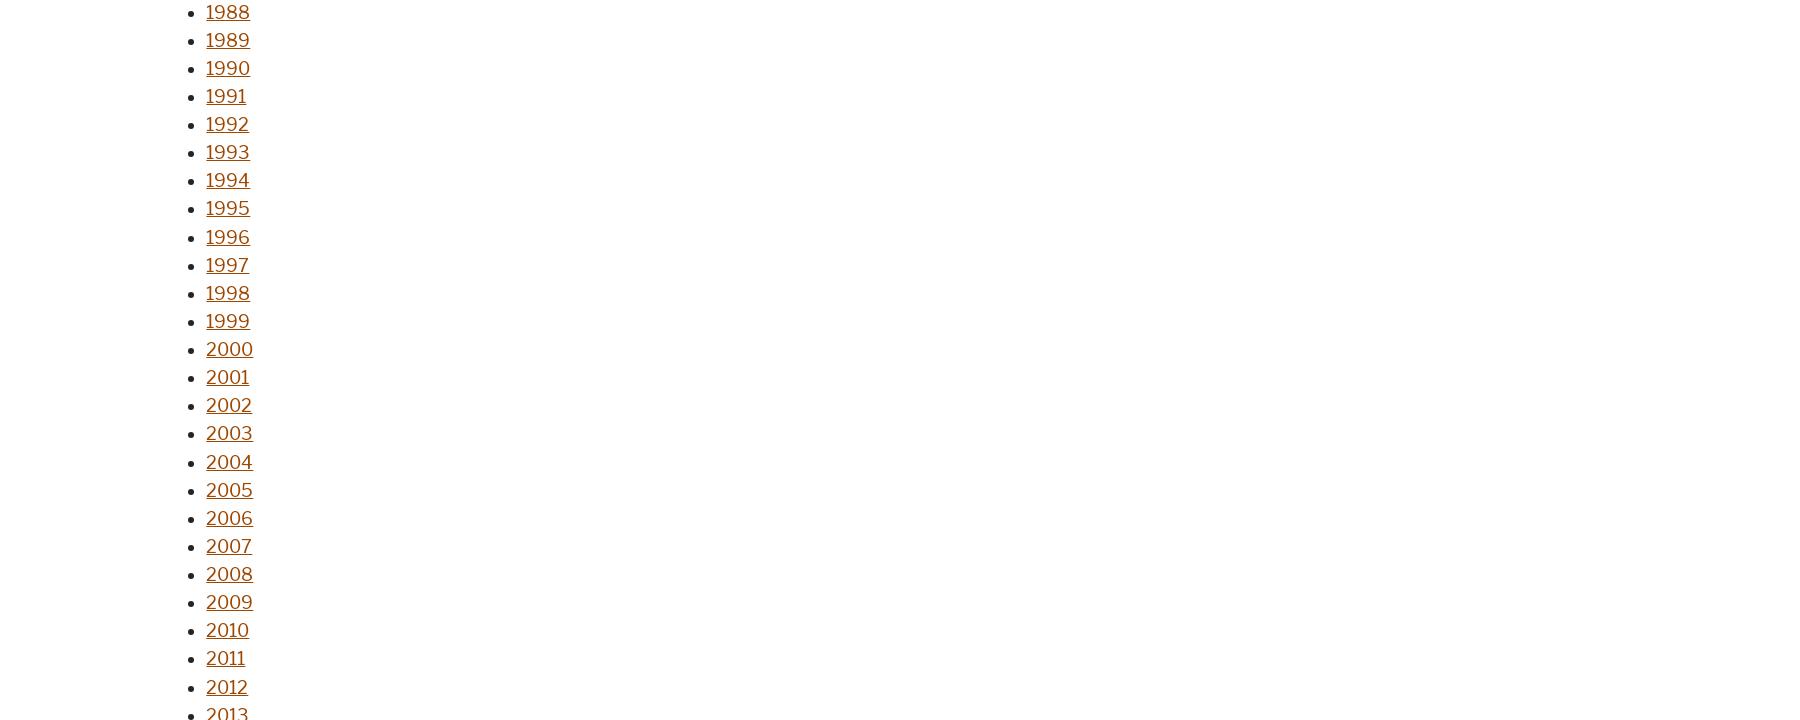 The height and width of the screenshot is (720, 1800). What do you see at coordinates (225, 95) in the screenshot?
I see `'1991'` at bounding box center [225, 95].